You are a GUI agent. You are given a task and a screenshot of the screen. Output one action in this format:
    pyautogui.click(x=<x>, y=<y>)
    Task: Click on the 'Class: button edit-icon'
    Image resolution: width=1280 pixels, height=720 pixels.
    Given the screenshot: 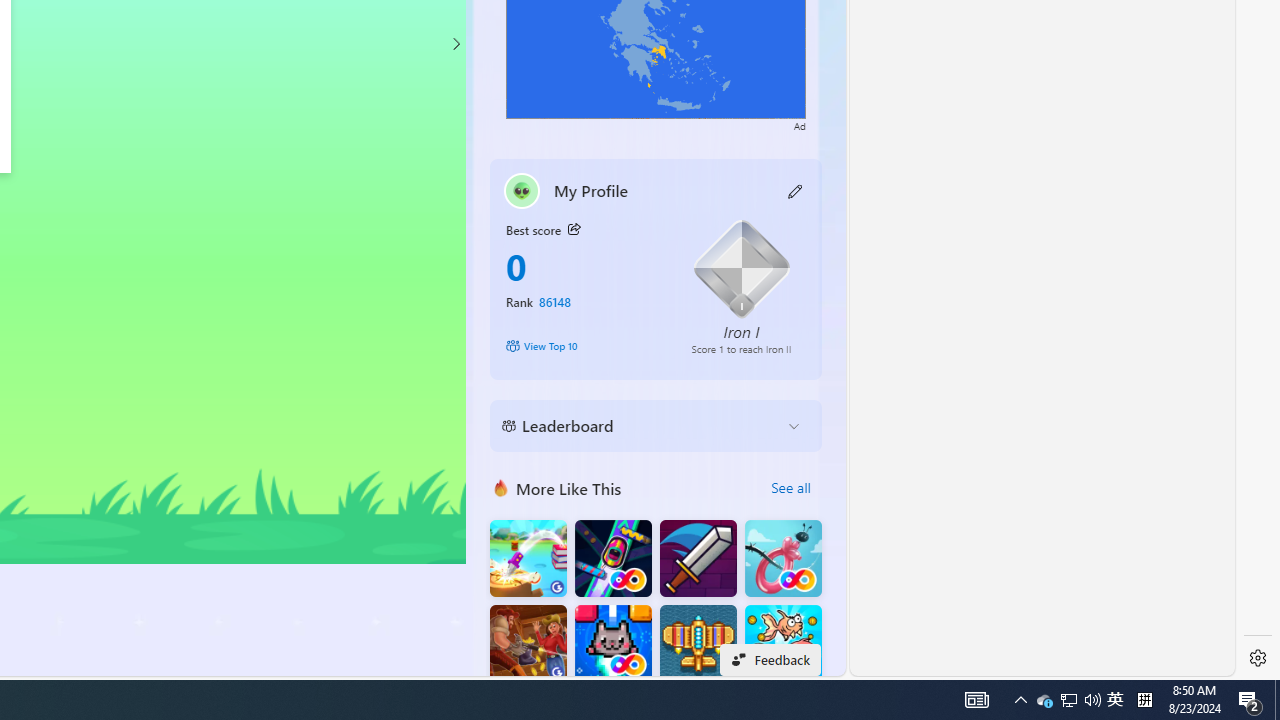 What is the action you would take?
    pyautogui.click(x=795, y=190)
    